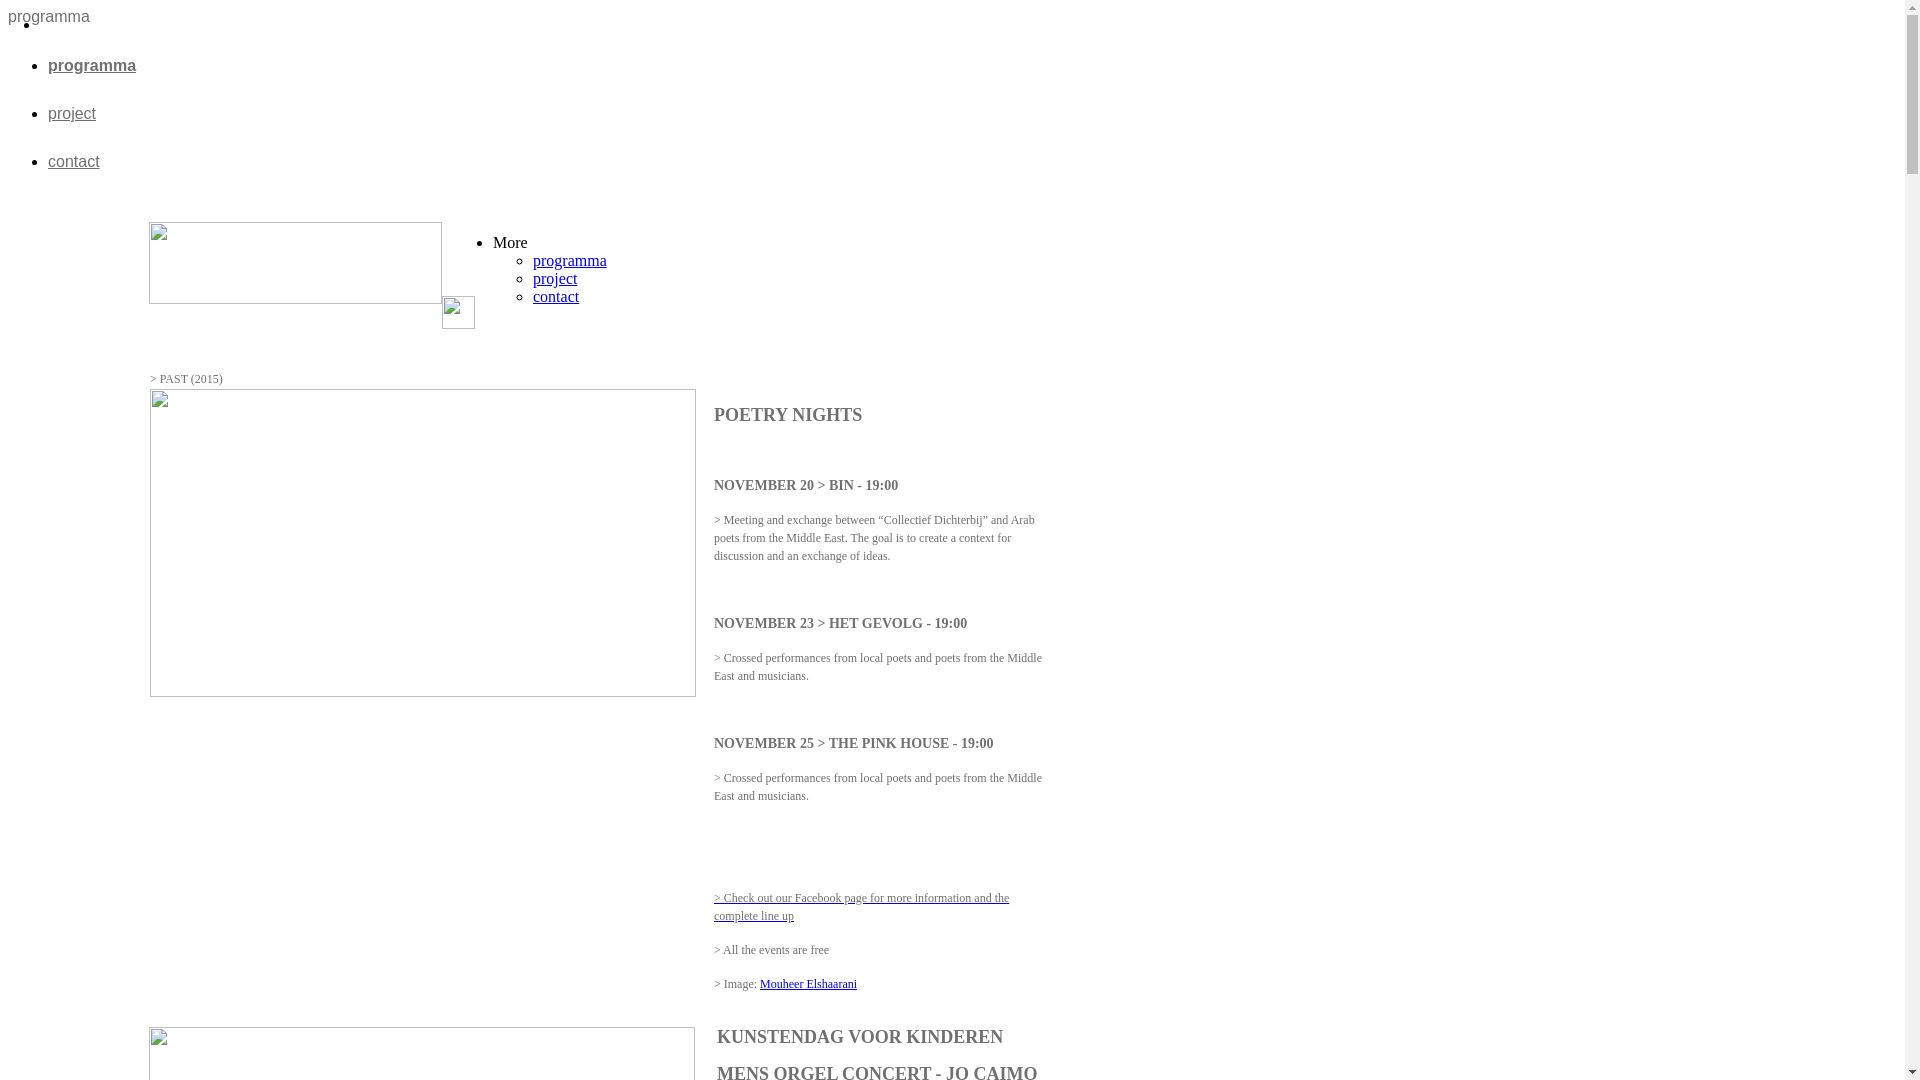 This screenshot has width=1920, height=1080. I want to click on 'programma', so click(569, 259).